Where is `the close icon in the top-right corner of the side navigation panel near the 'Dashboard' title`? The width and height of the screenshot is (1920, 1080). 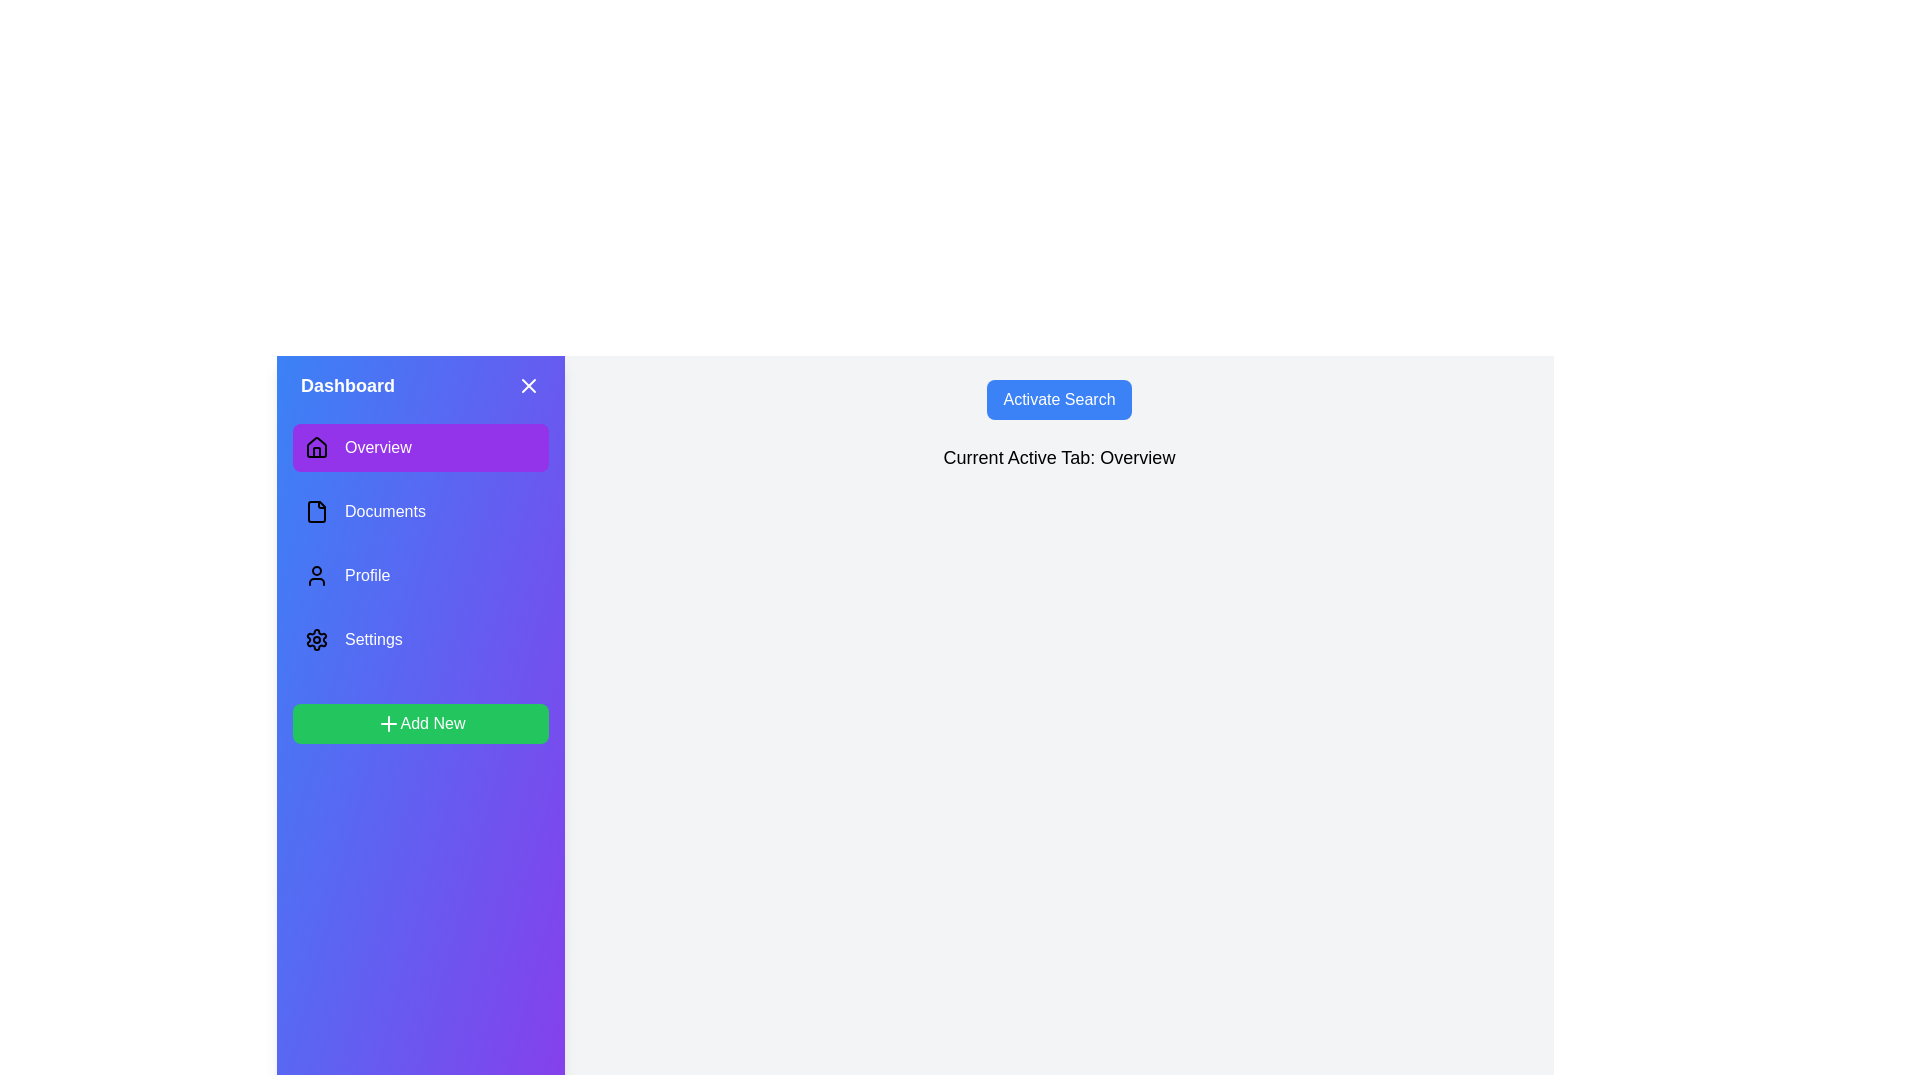 the close icon in the top-right corner of the side navigation panel near the 'Dashboard' title is located at coordinates (528, 385).